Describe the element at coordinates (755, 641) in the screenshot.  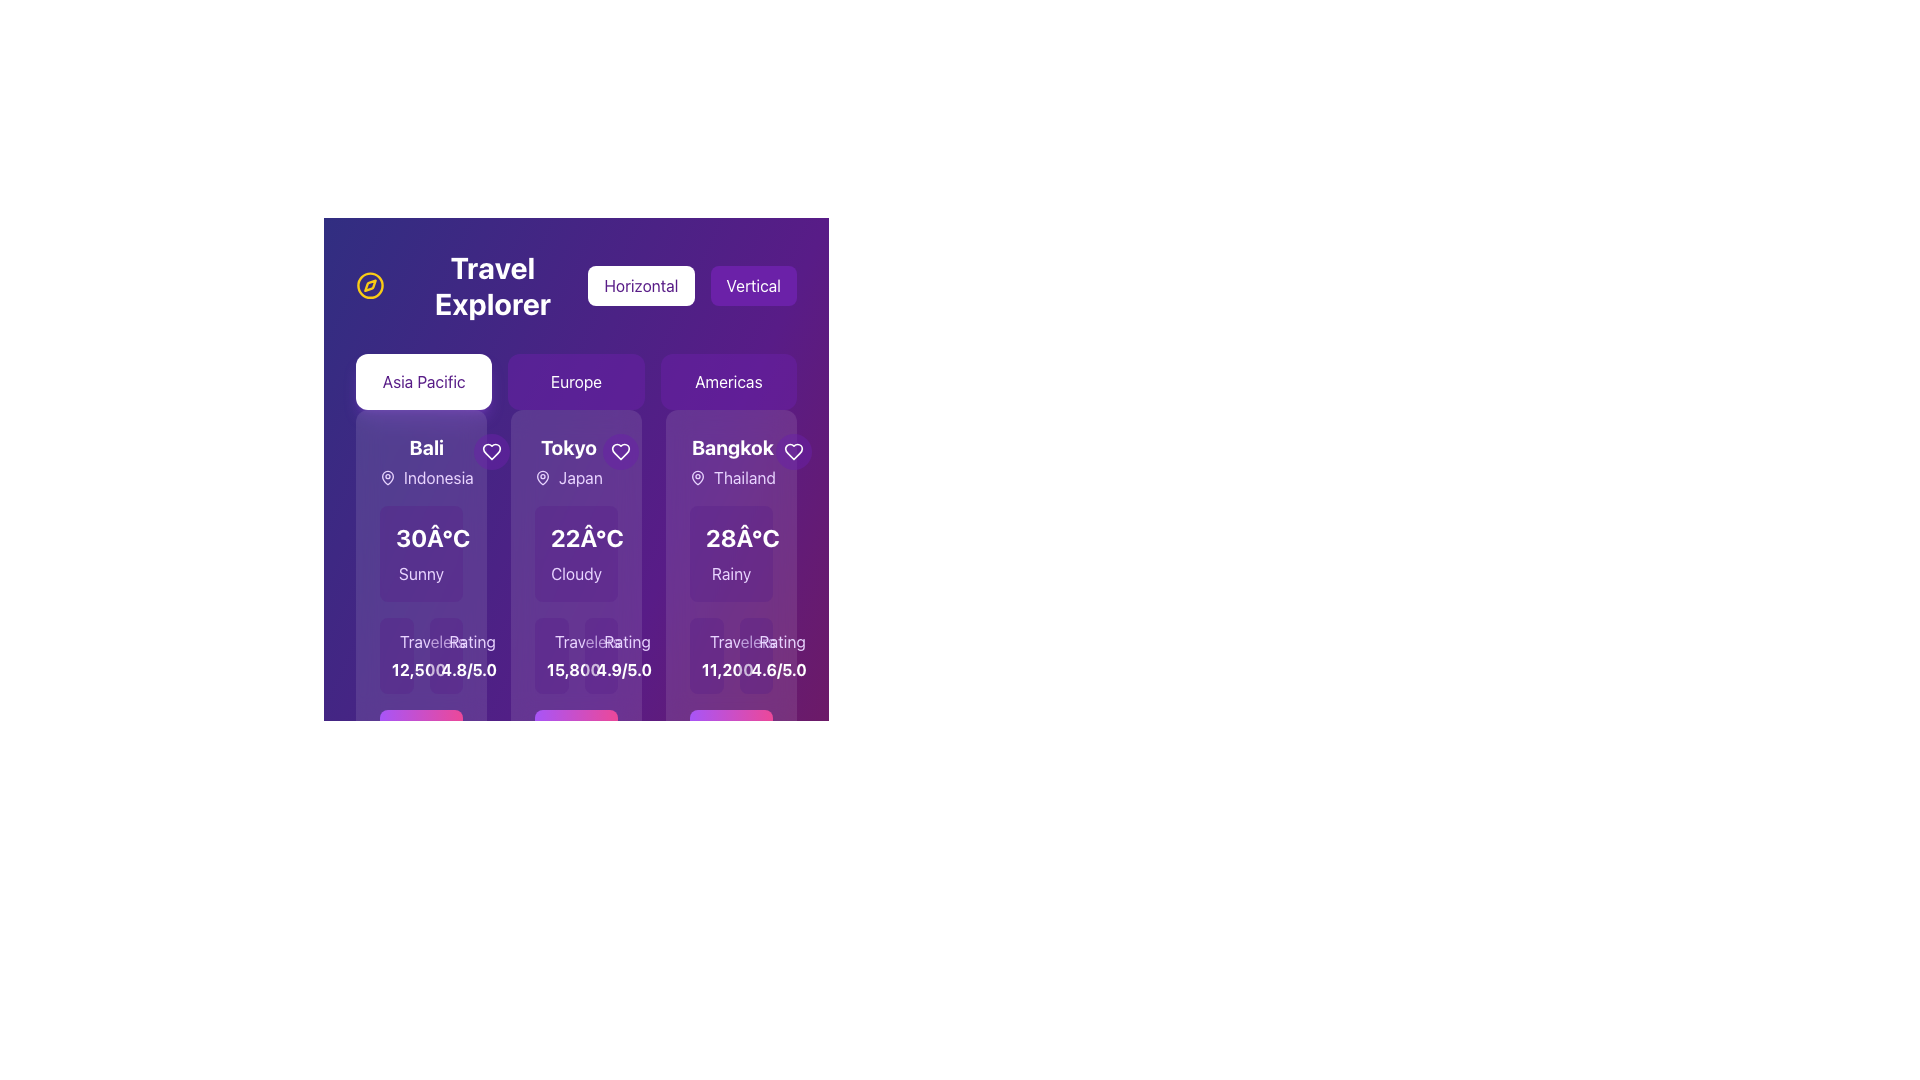
I see `the 'Rating' text label, which is light purple and located above the numeric rating '4.6/5.0', aligned with the star icon on its left` at that location.